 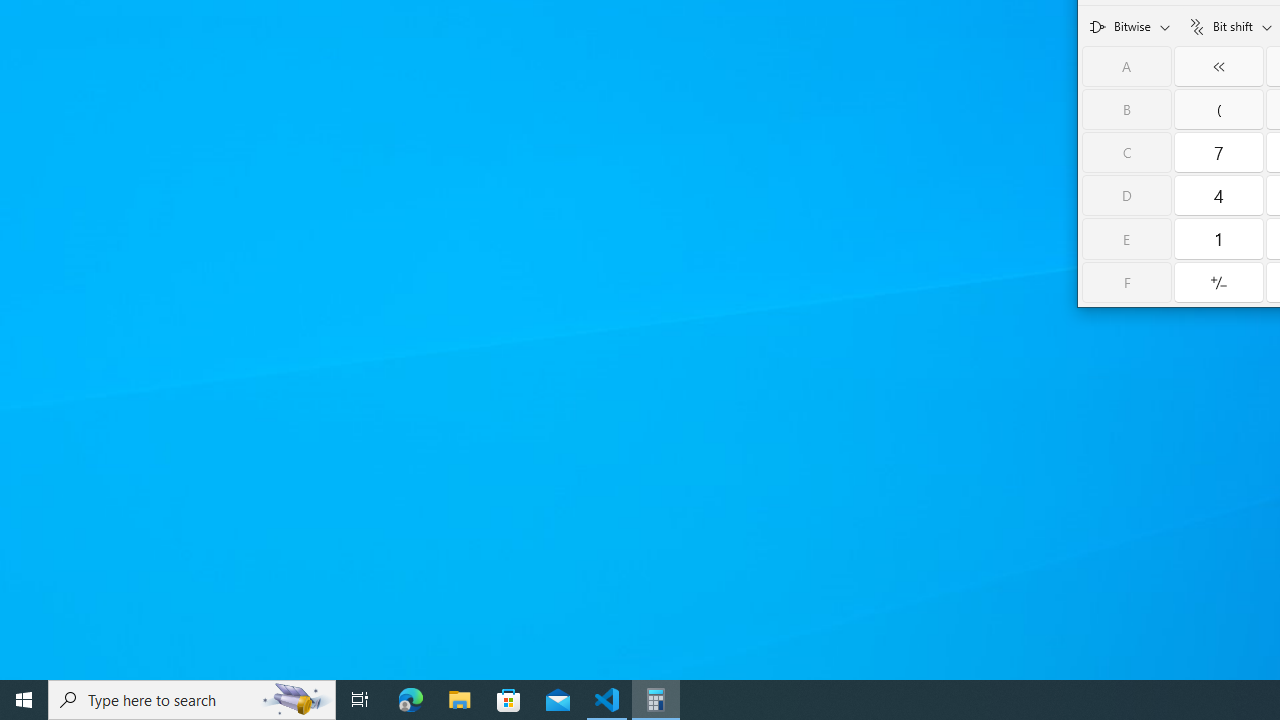 What do you see at coordinates (1127, 109) in the screenshot?
I see `'B'` at bounding box center [1127, 109].